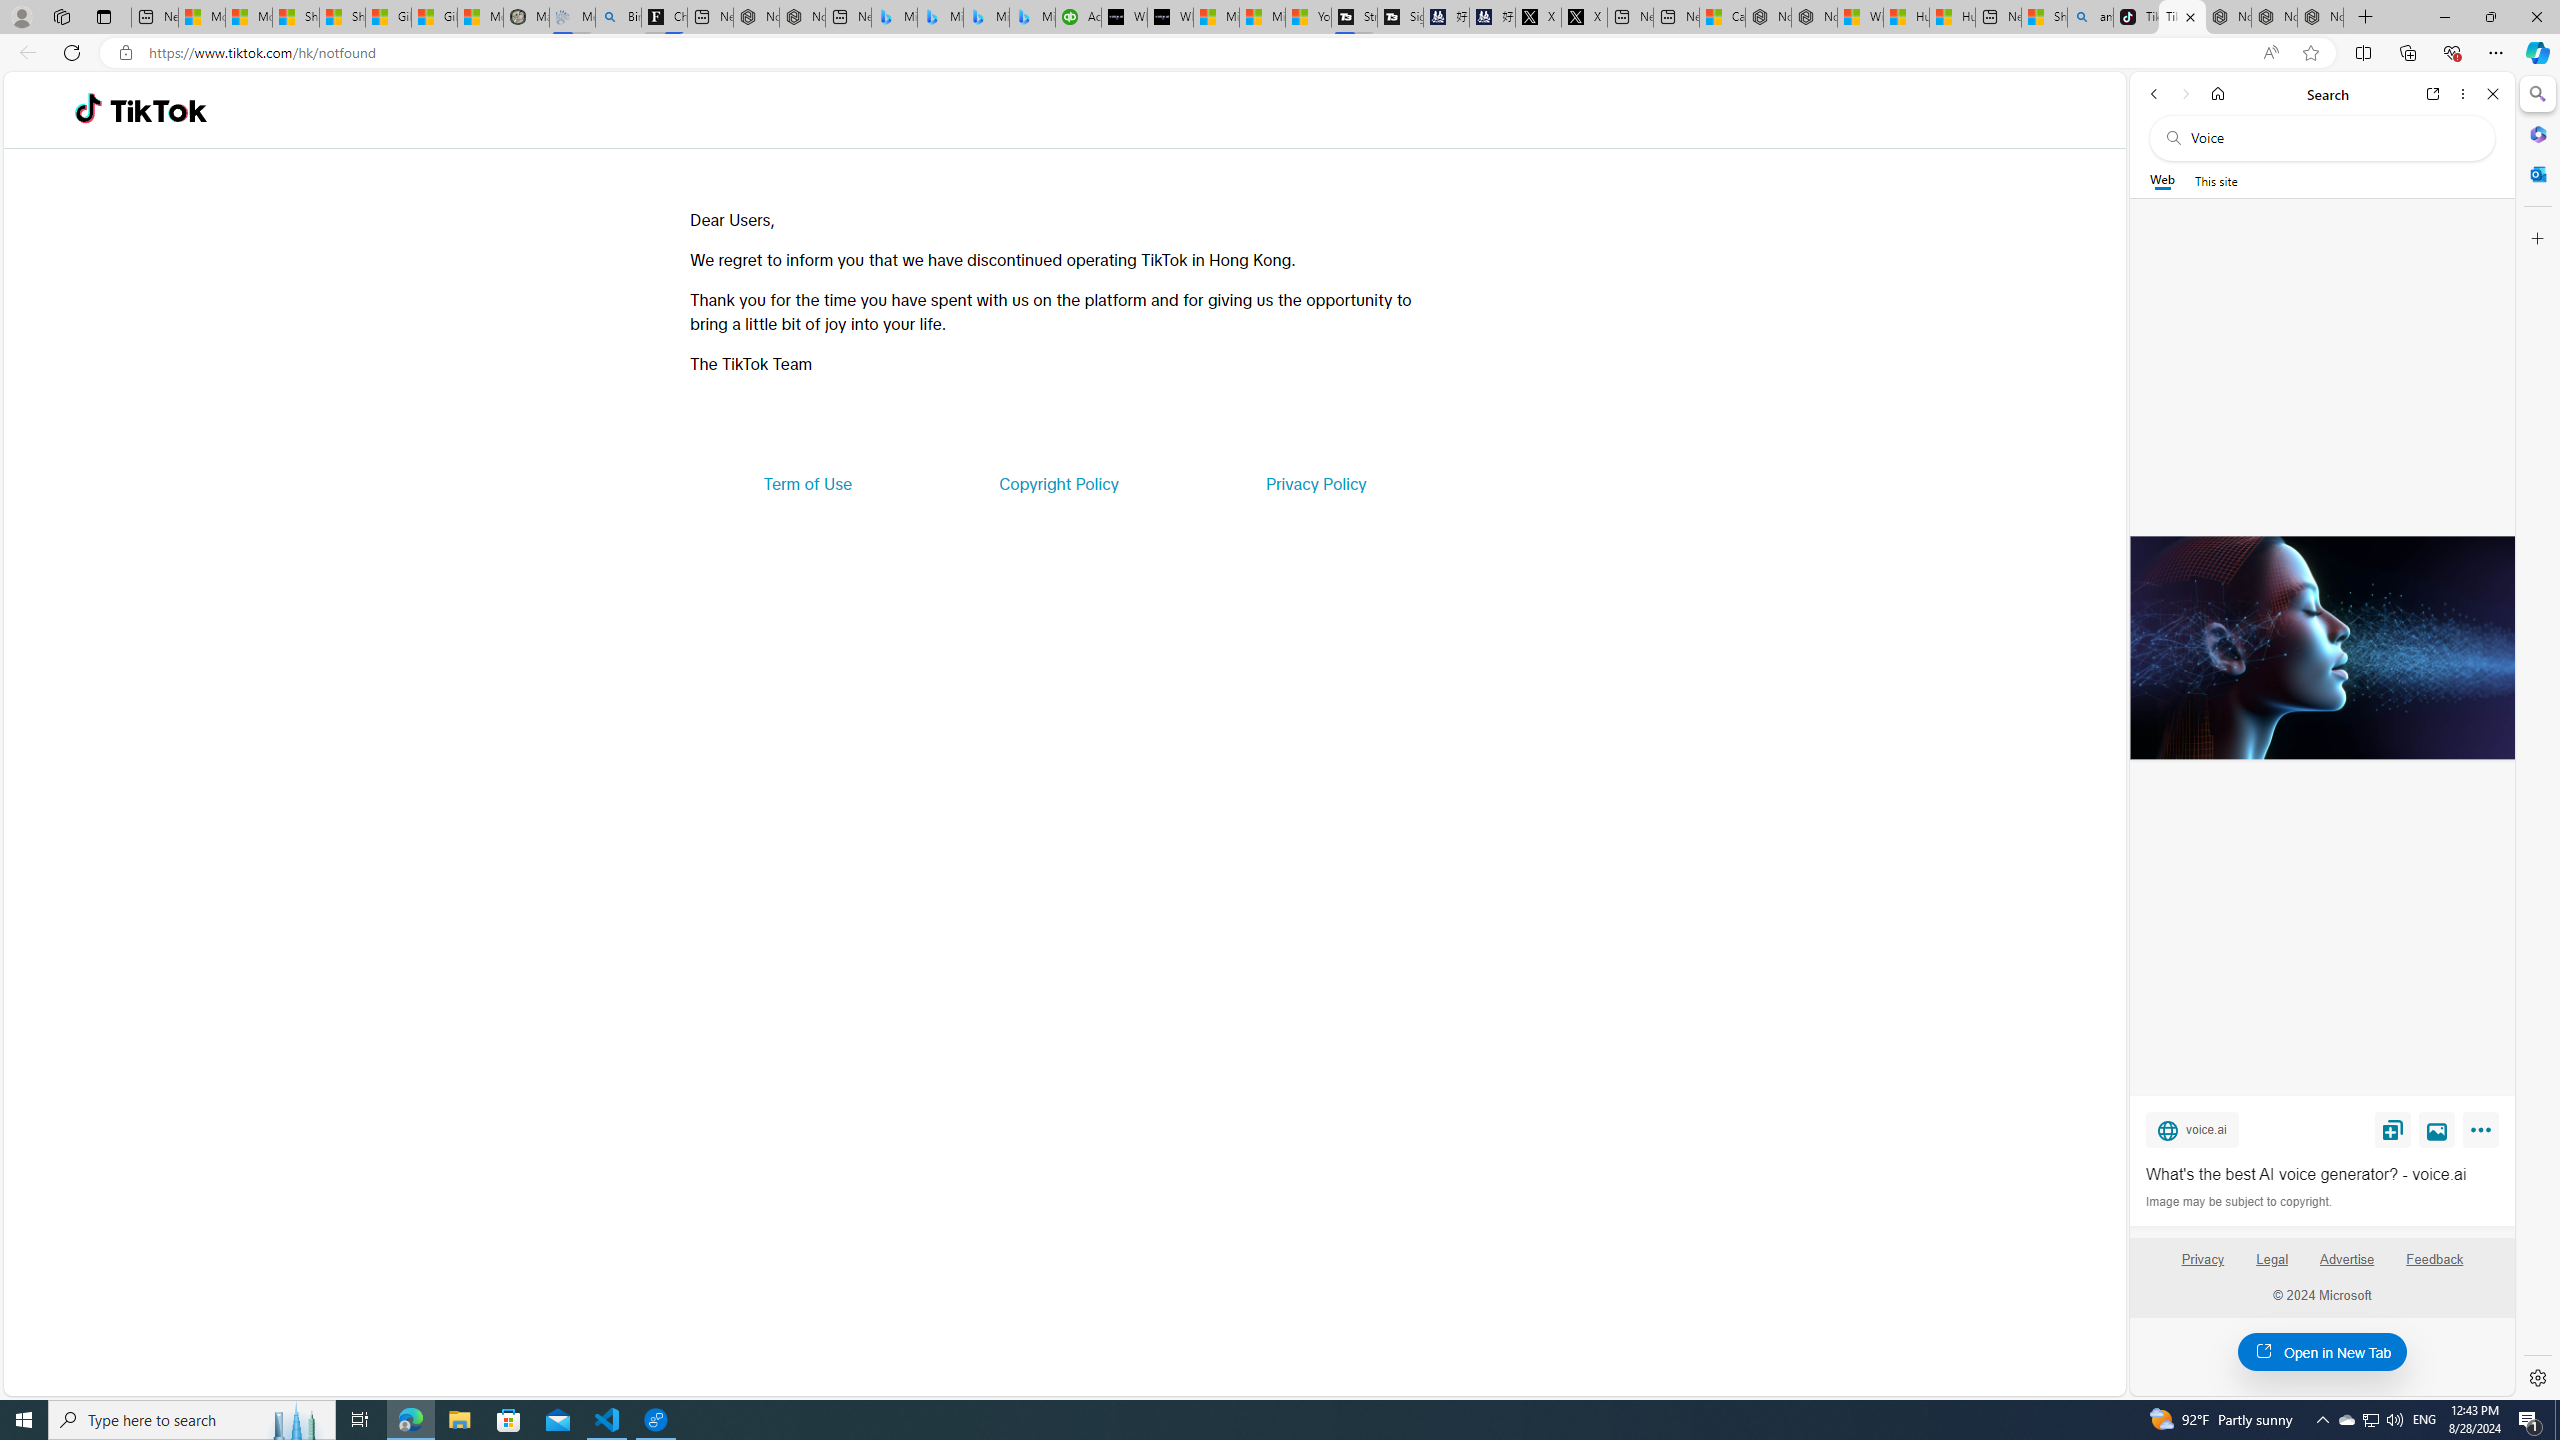  I want to click on 'Customize', so click(2535, 237).